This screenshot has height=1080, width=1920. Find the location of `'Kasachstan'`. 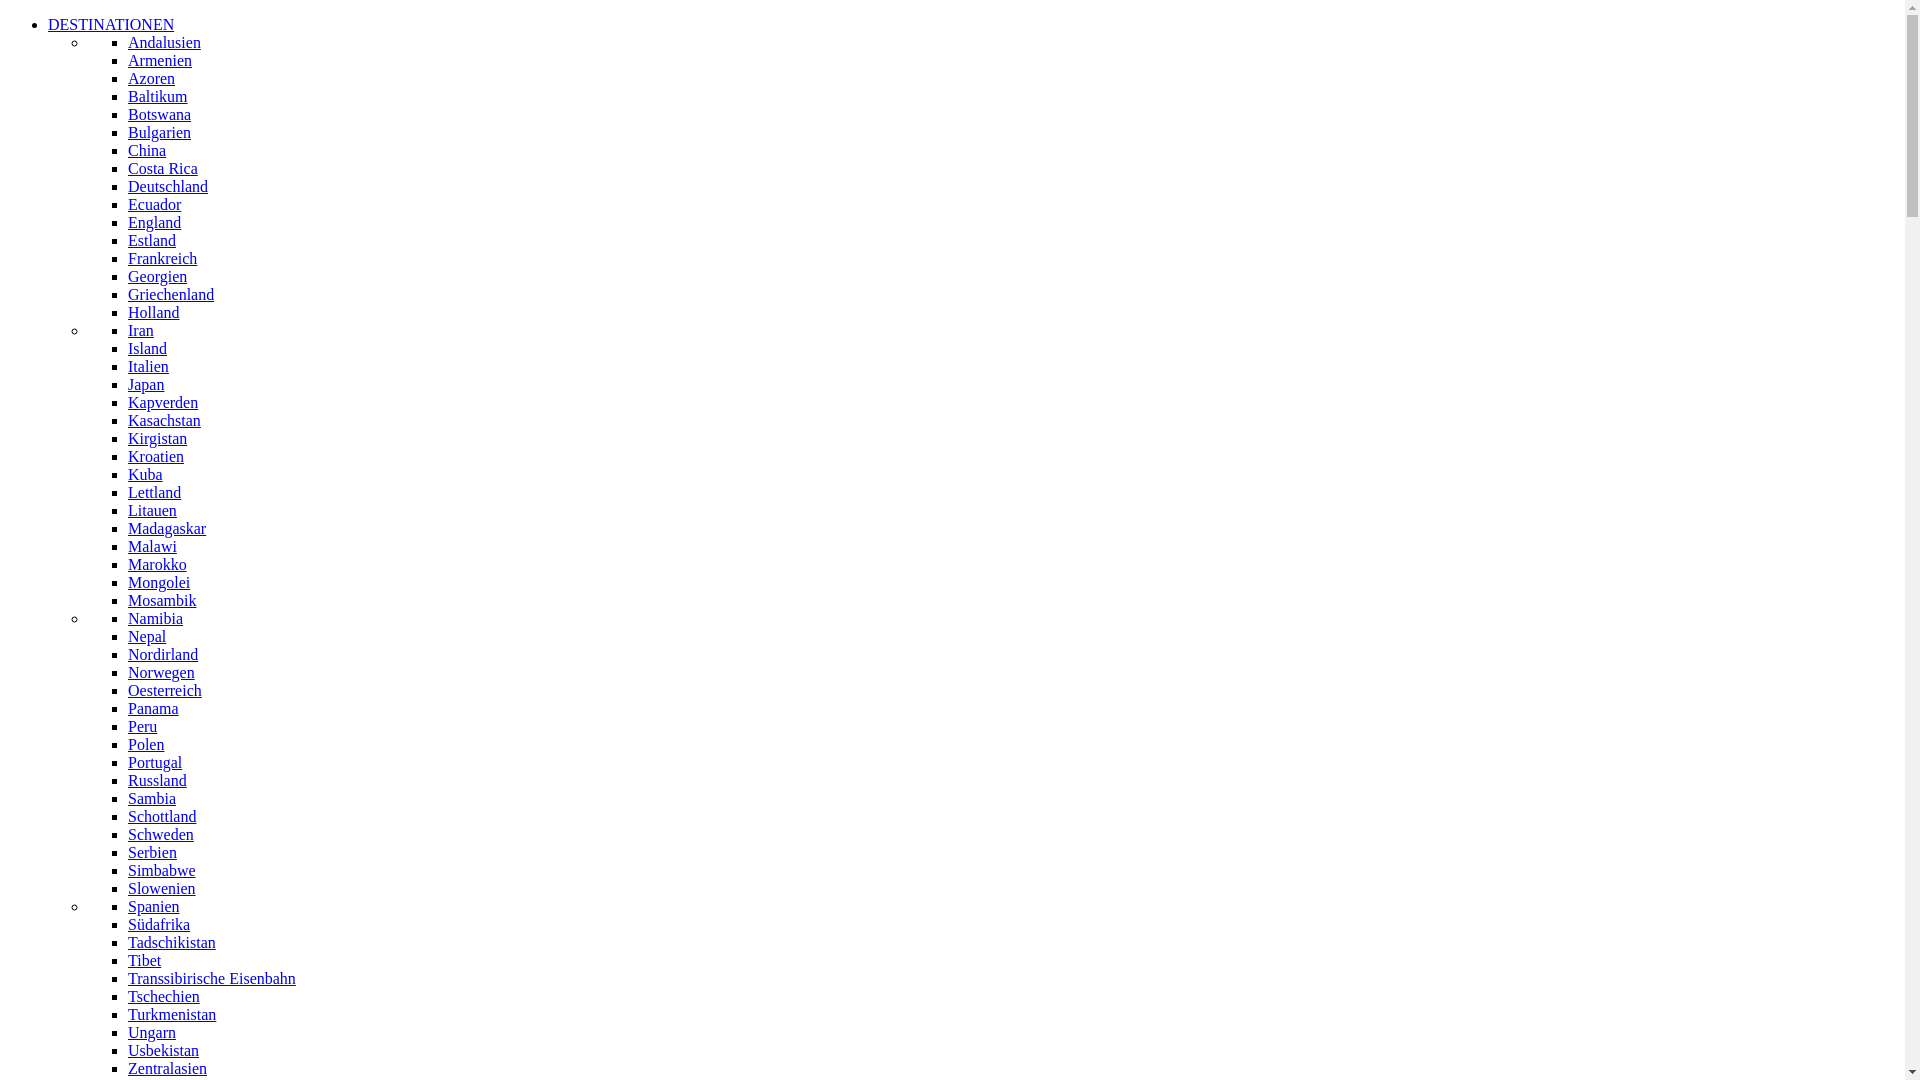

'Kasachstan' is located at coordinates (164, 419).